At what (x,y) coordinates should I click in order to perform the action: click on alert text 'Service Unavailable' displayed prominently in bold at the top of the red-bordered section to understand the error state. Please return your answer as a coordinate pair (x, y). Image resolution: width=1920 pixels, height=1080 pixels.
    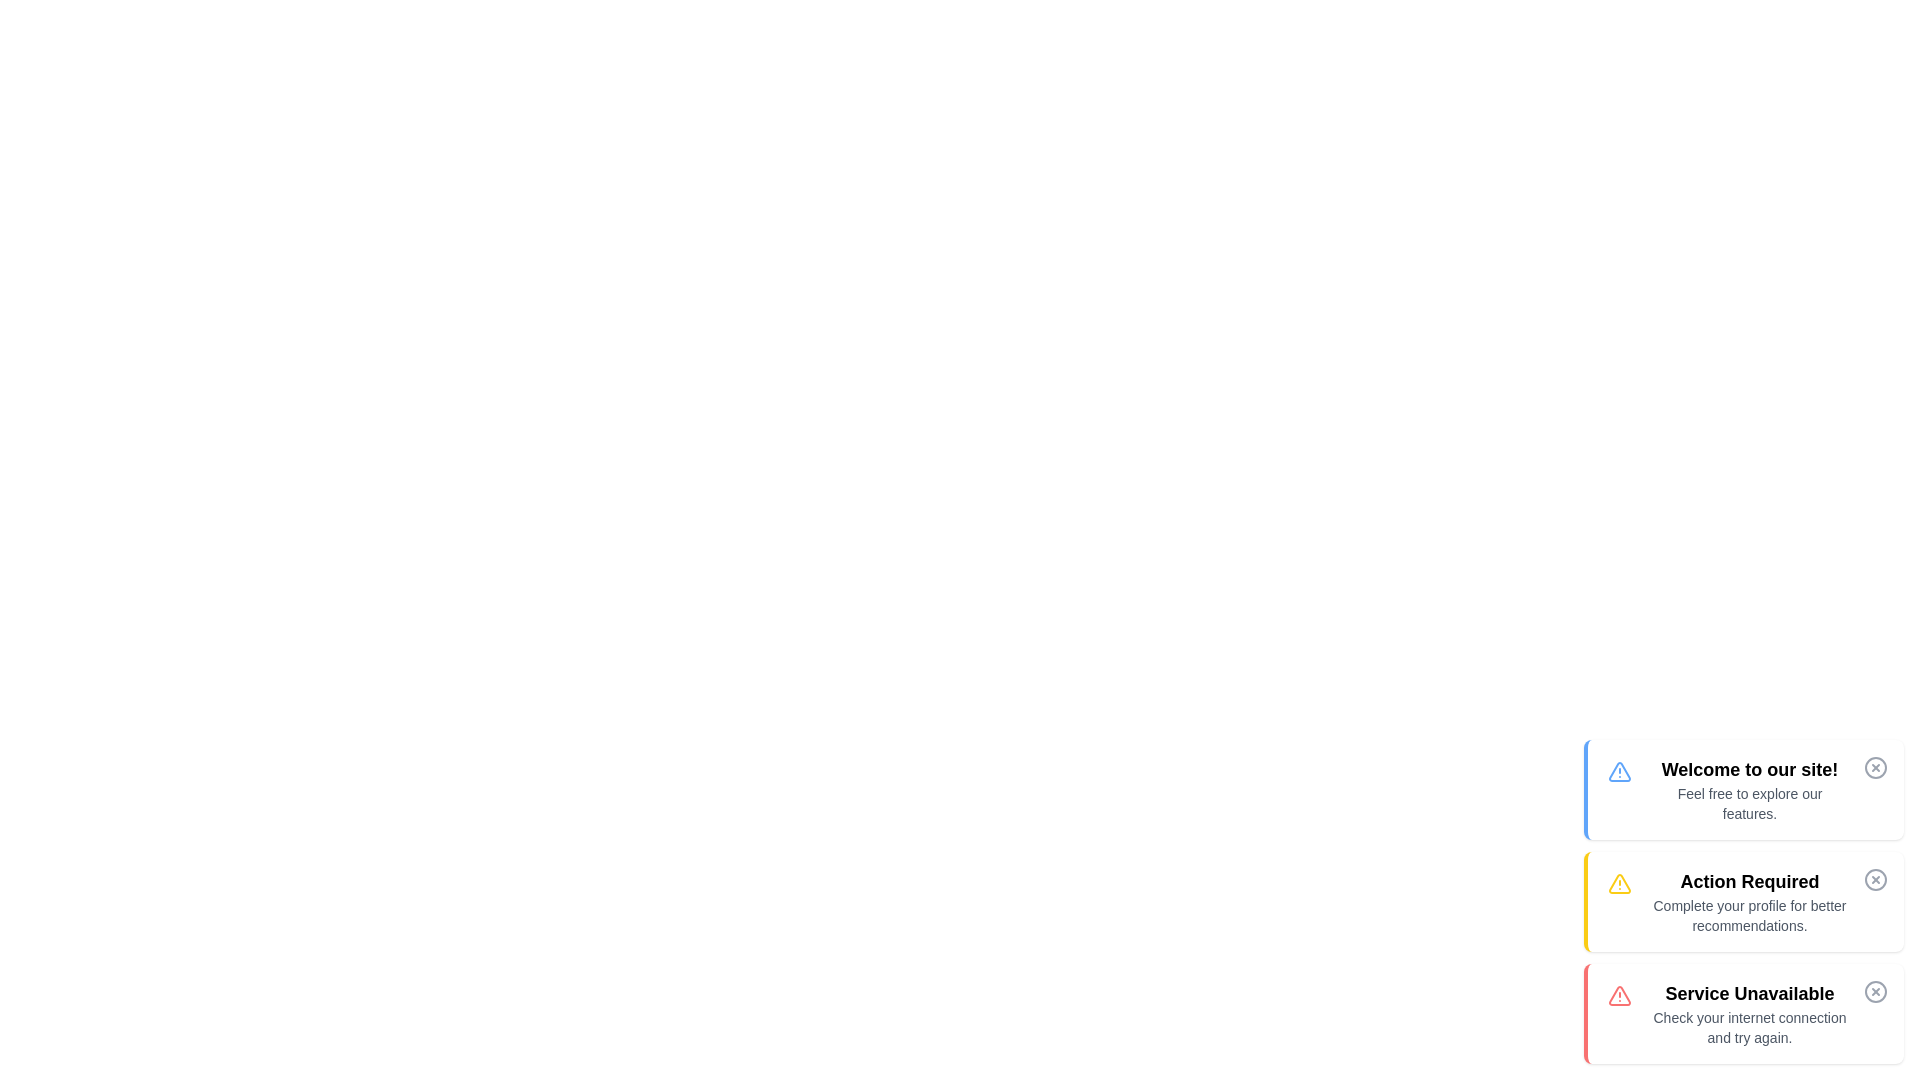
    Looking at the image, I should click on (1749, 994).